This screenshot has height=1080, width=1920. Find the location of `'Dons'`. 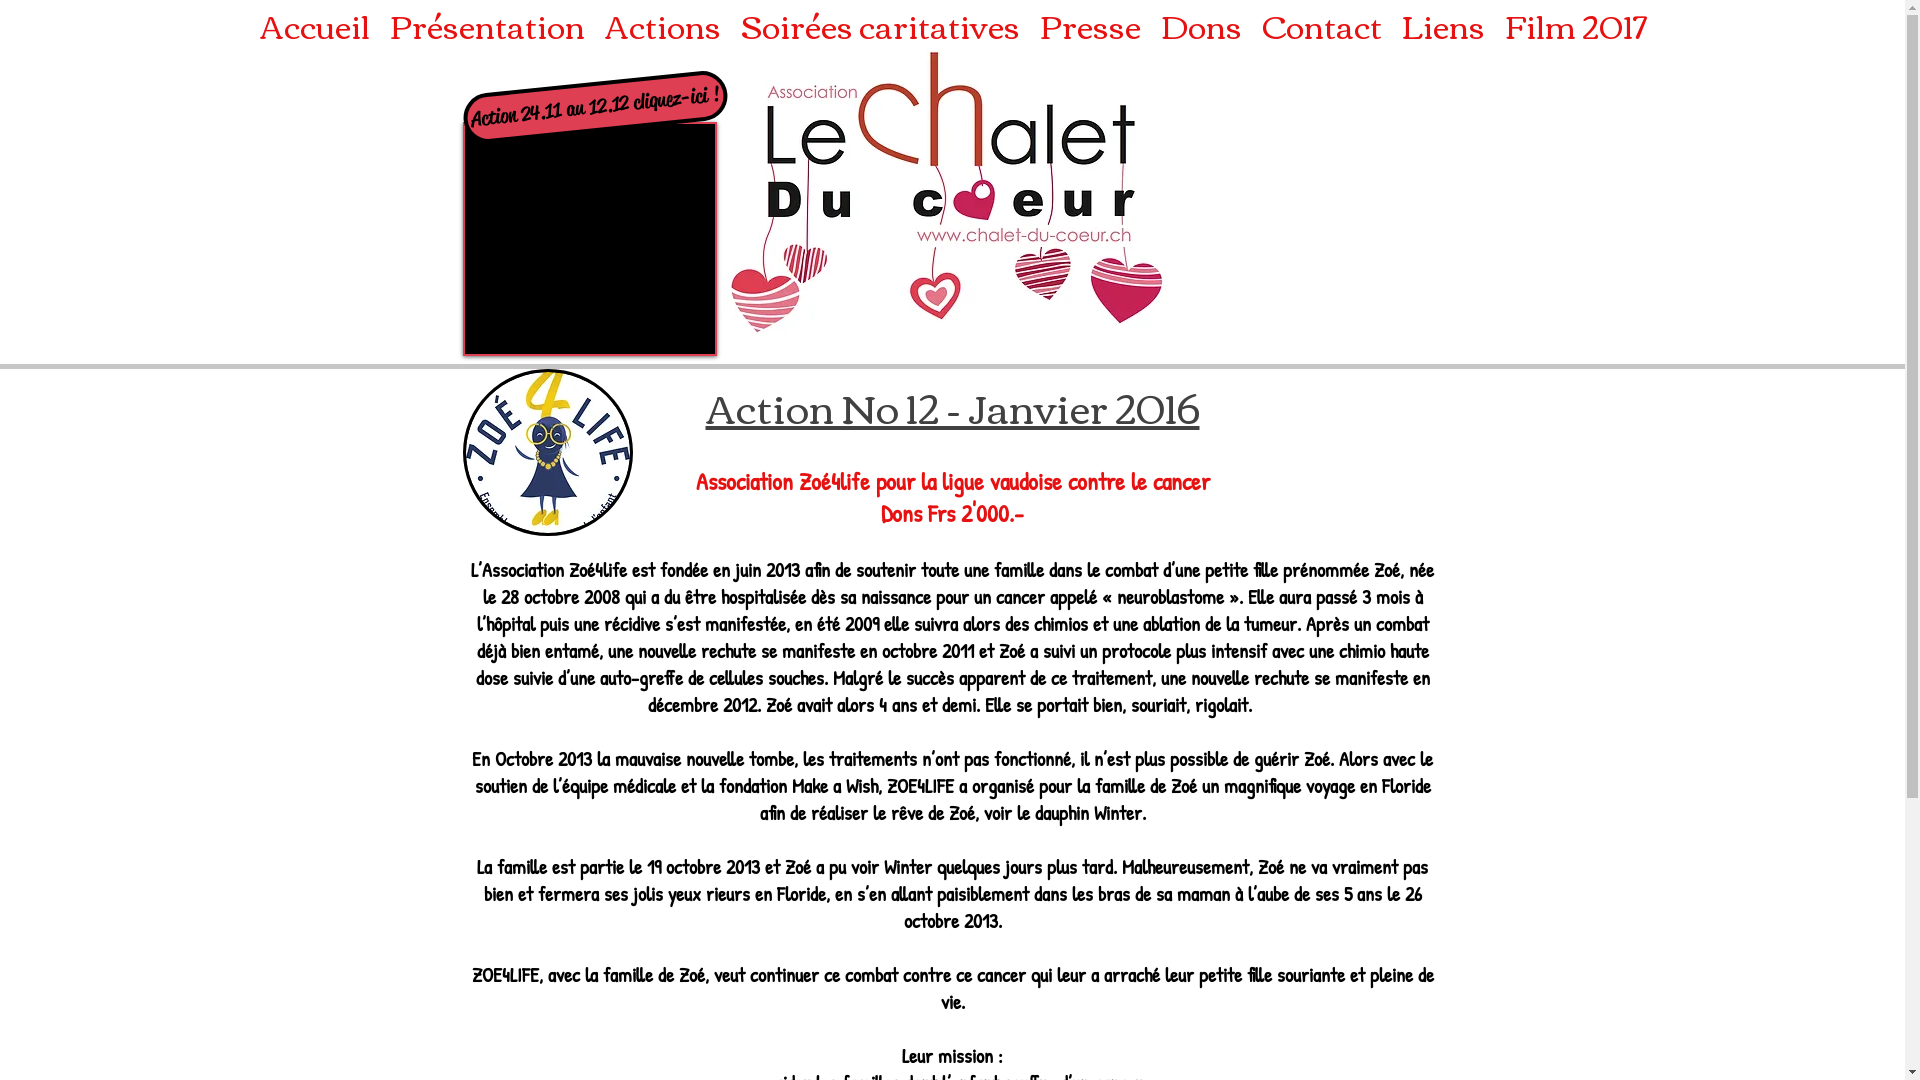

'Dons' is located at coordinates (1150, 24).